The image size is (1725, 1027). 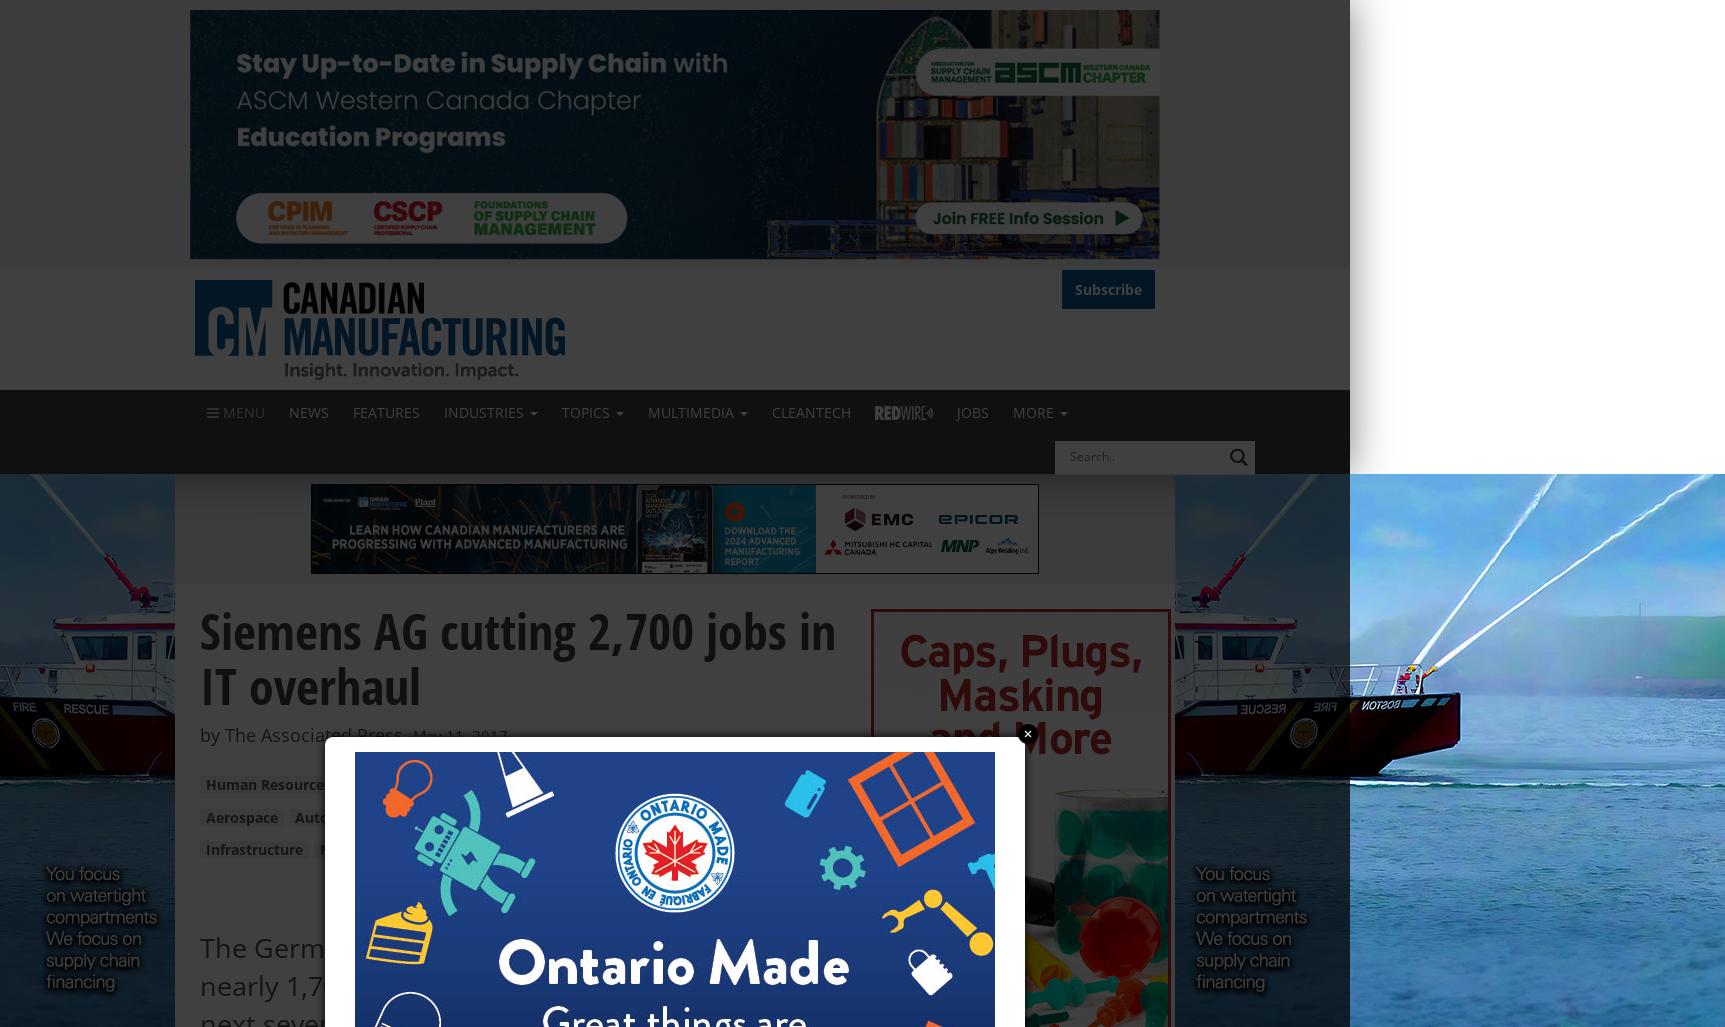 I want to click on 'Subscribe', so click(x=1074, y=288).